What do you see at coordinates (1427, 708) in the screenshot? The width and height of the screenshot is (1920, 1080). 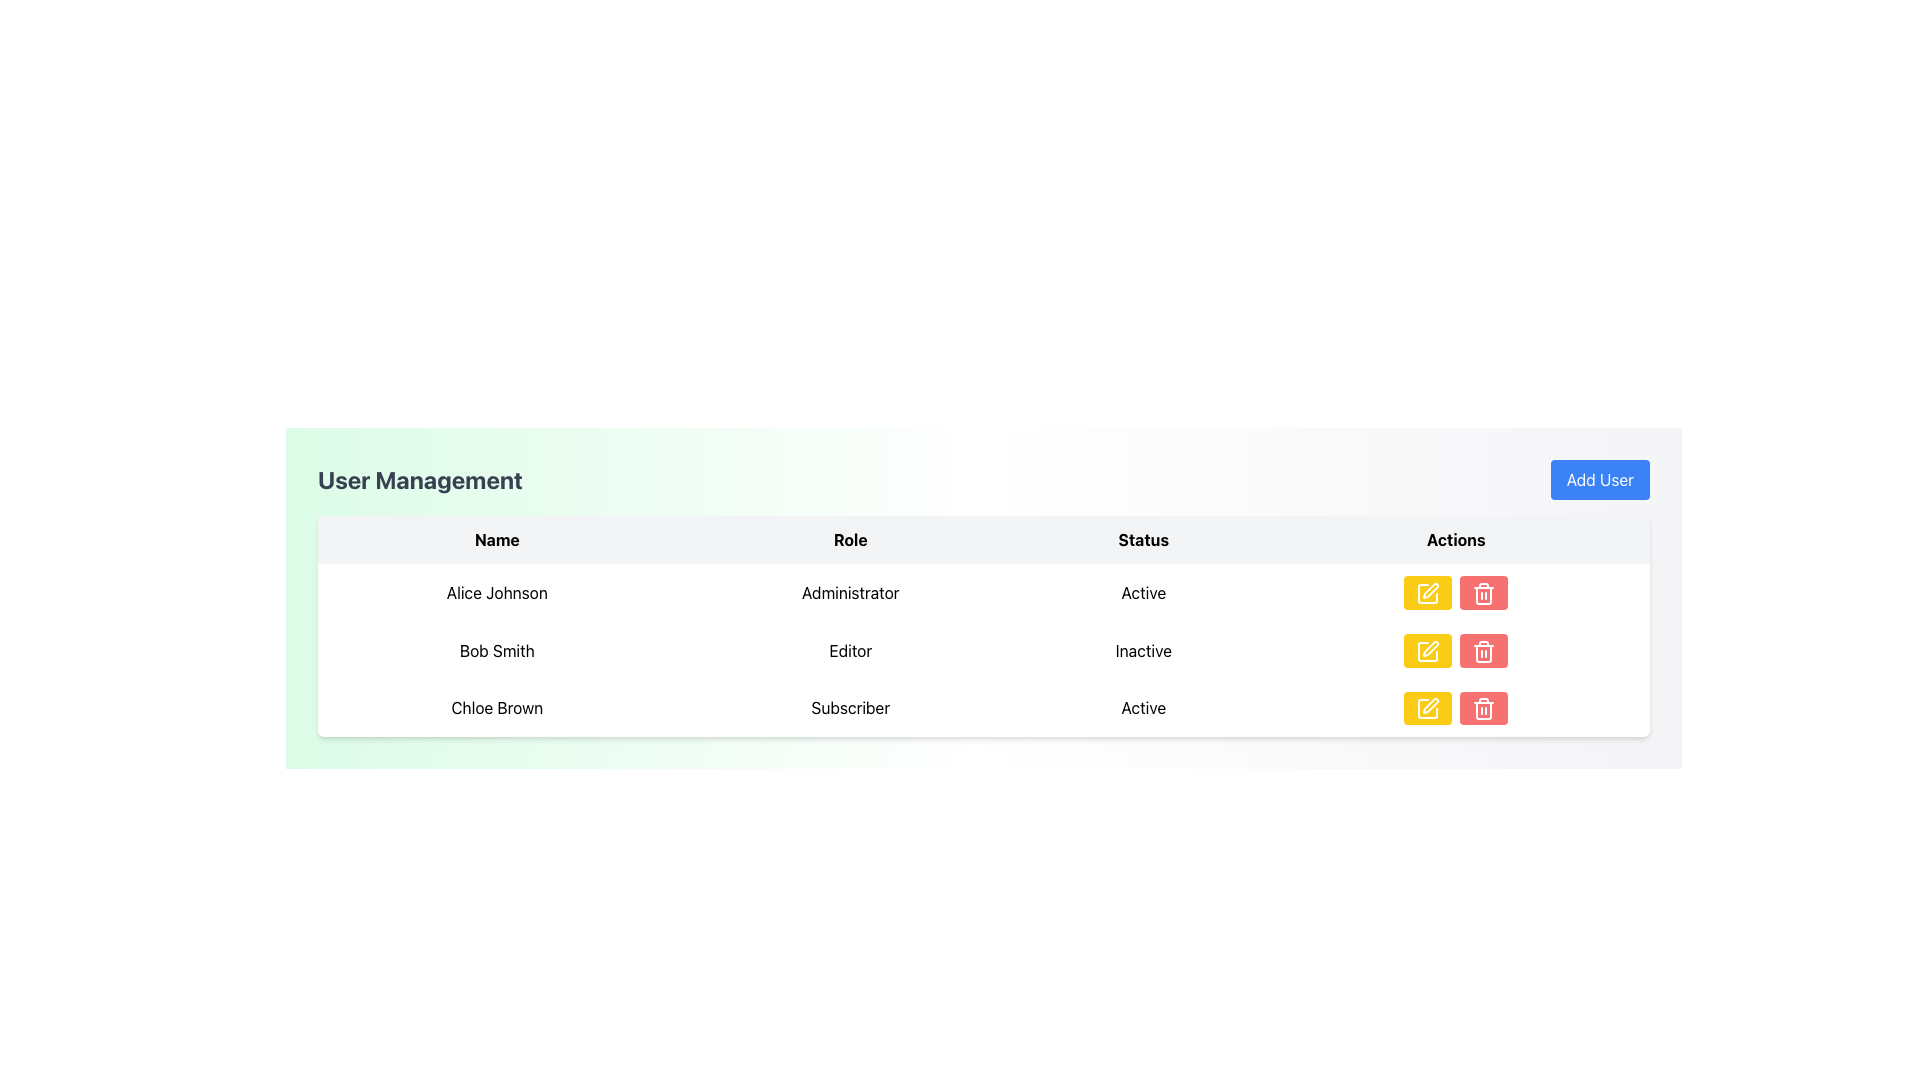 I see `the yellow 'Edit' button in the third row of the 'Actions' column` at bounding box center [1427, 708].